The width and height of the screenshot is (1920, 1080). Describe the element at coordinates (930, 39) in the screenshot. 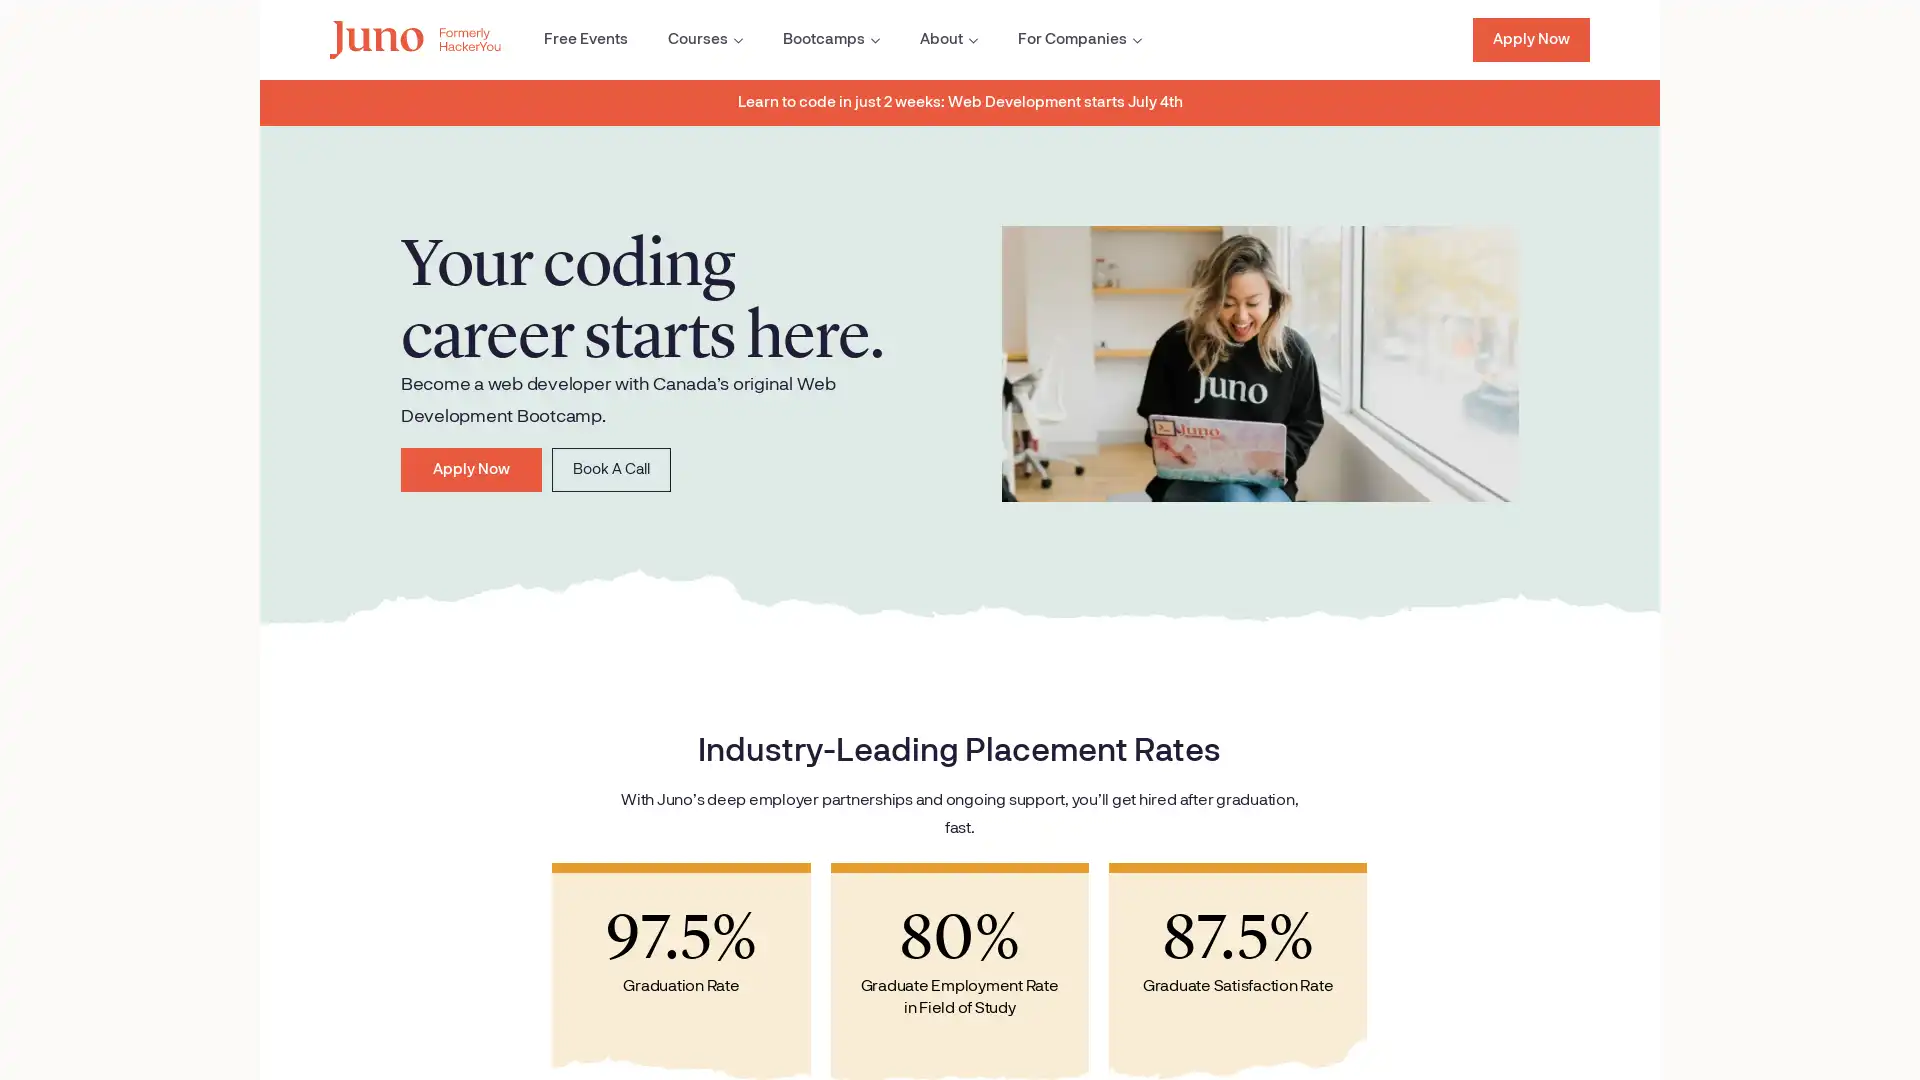

I see `Open the About sub menu.` at that location.